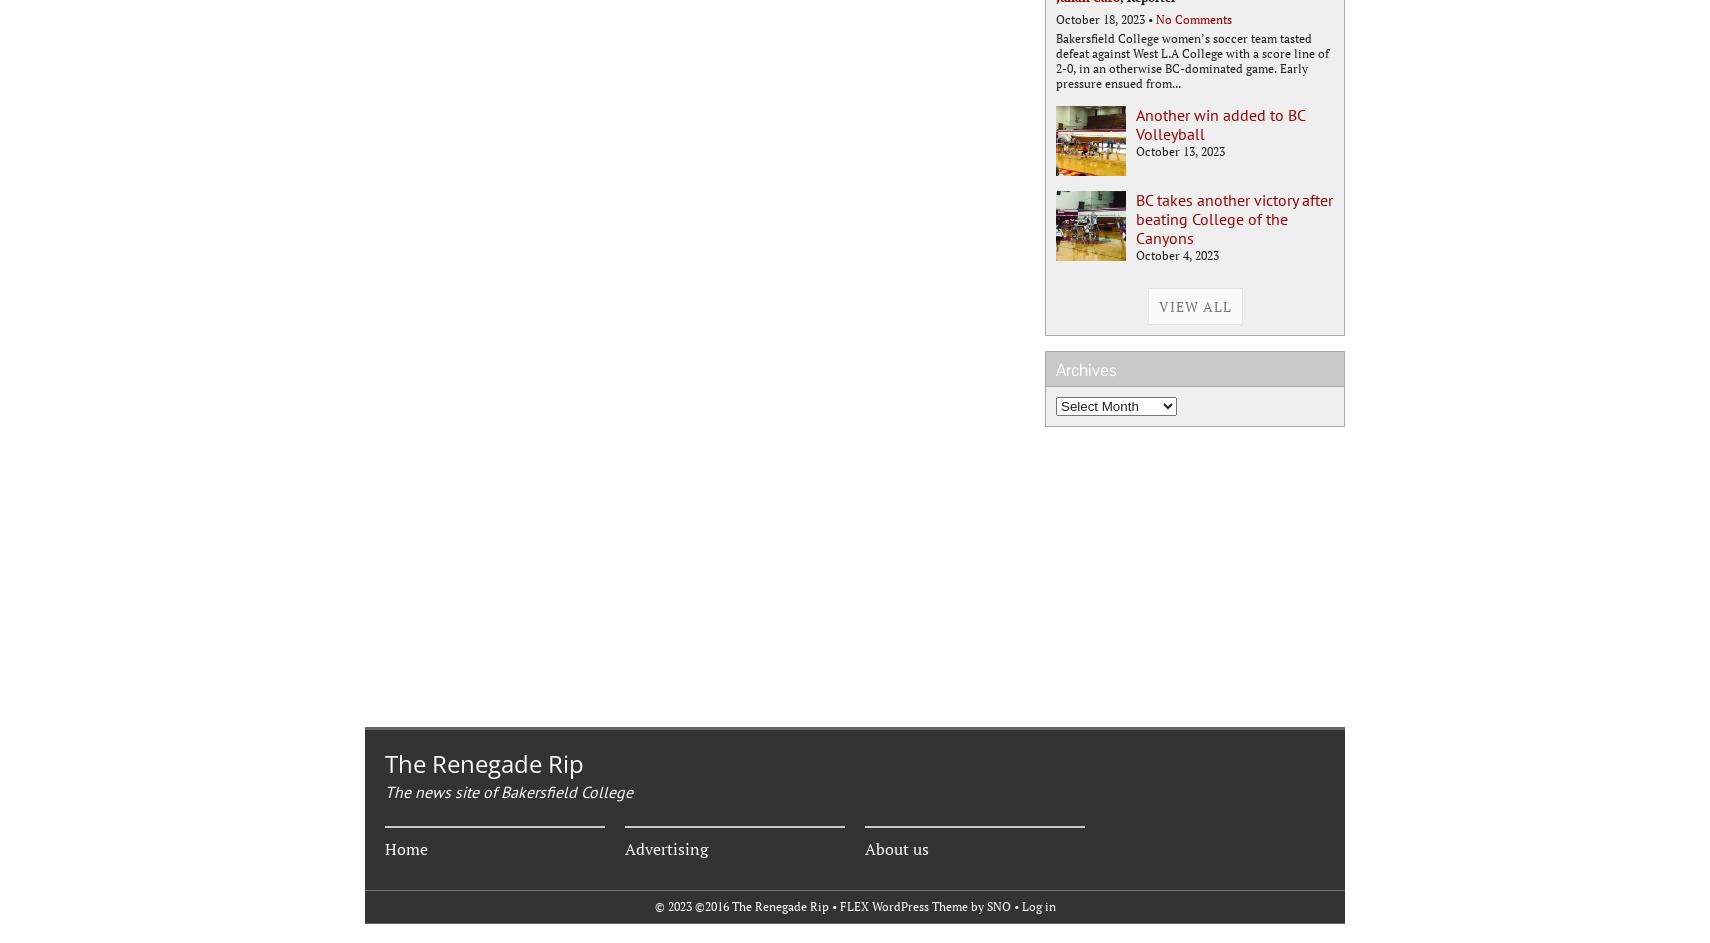 This screenshot has height=943, width=1710. What do you see at coordinates (1085, 369) in the screenshot?
I see `'Archives'` at bounding box center [1085, 369].